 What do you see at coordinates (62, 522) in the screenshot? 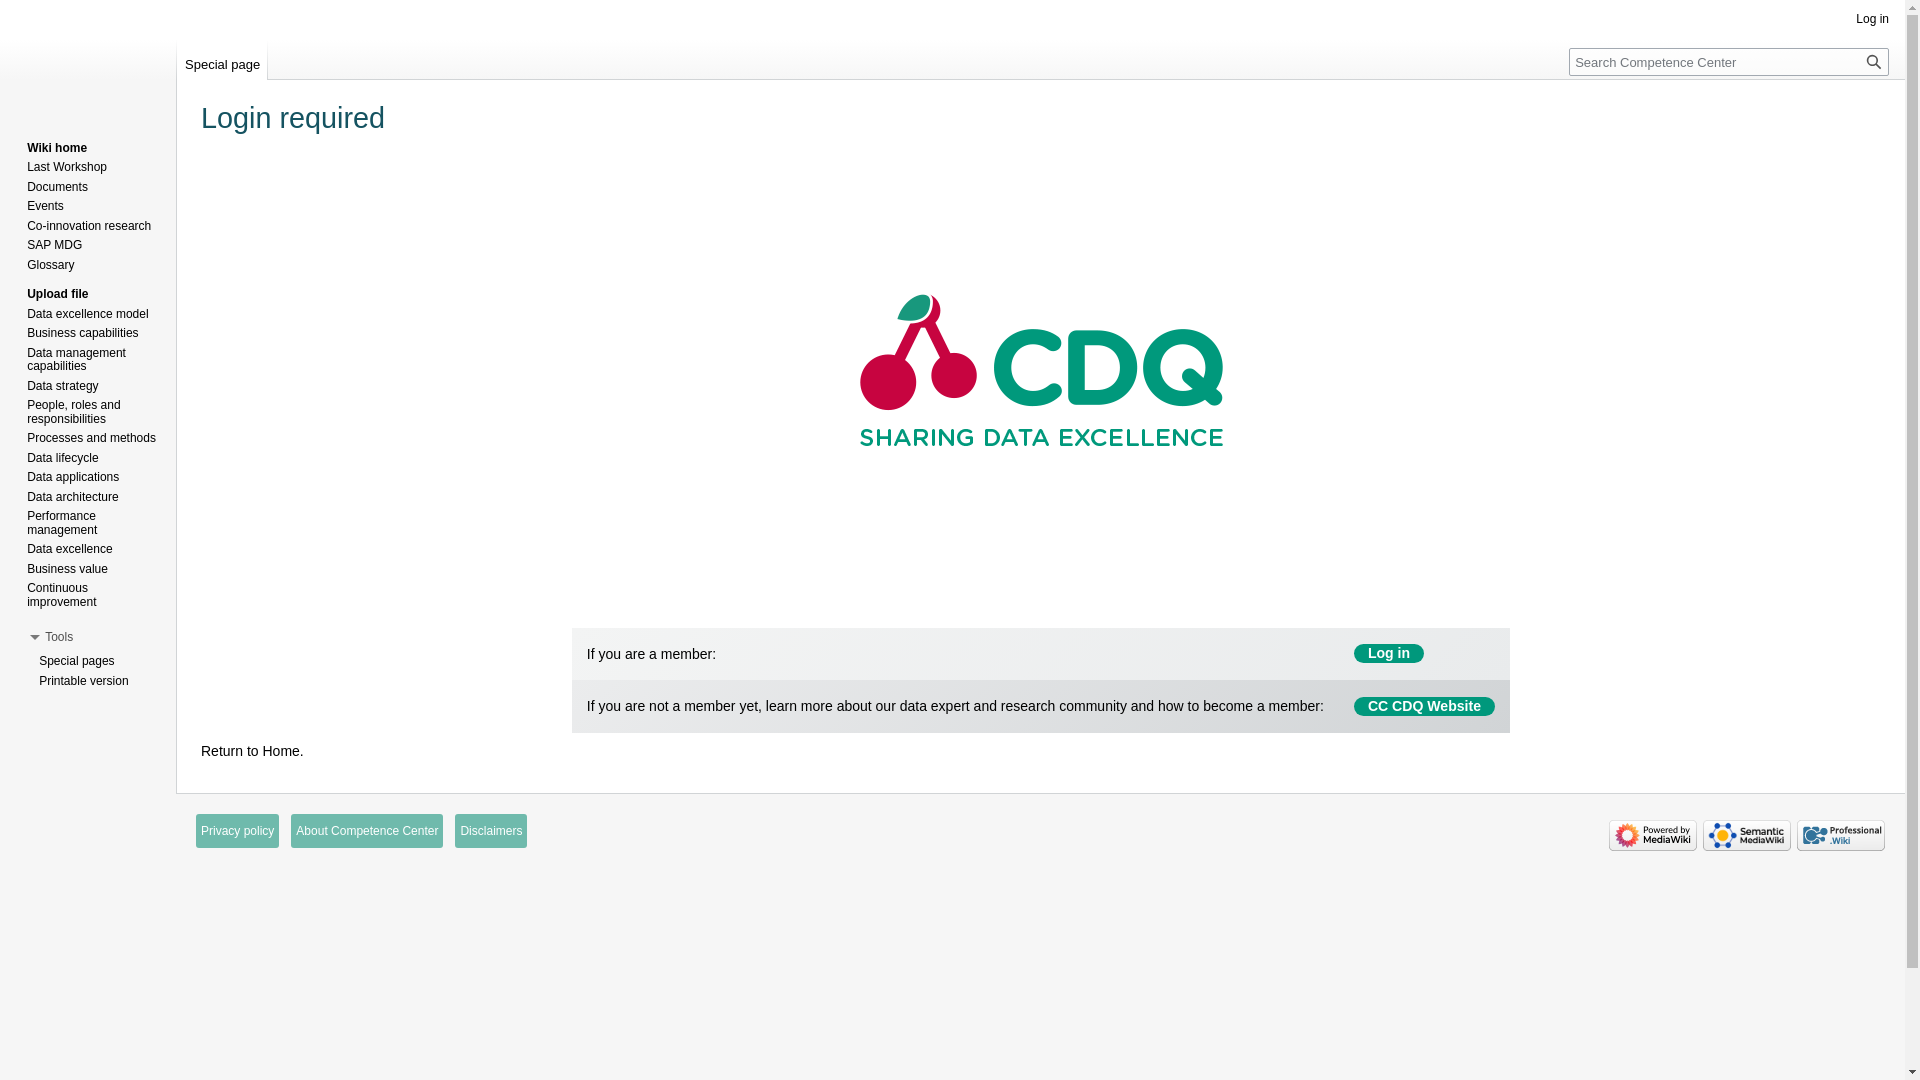
I see `'Performance management'` at bounding box center [62, 522].